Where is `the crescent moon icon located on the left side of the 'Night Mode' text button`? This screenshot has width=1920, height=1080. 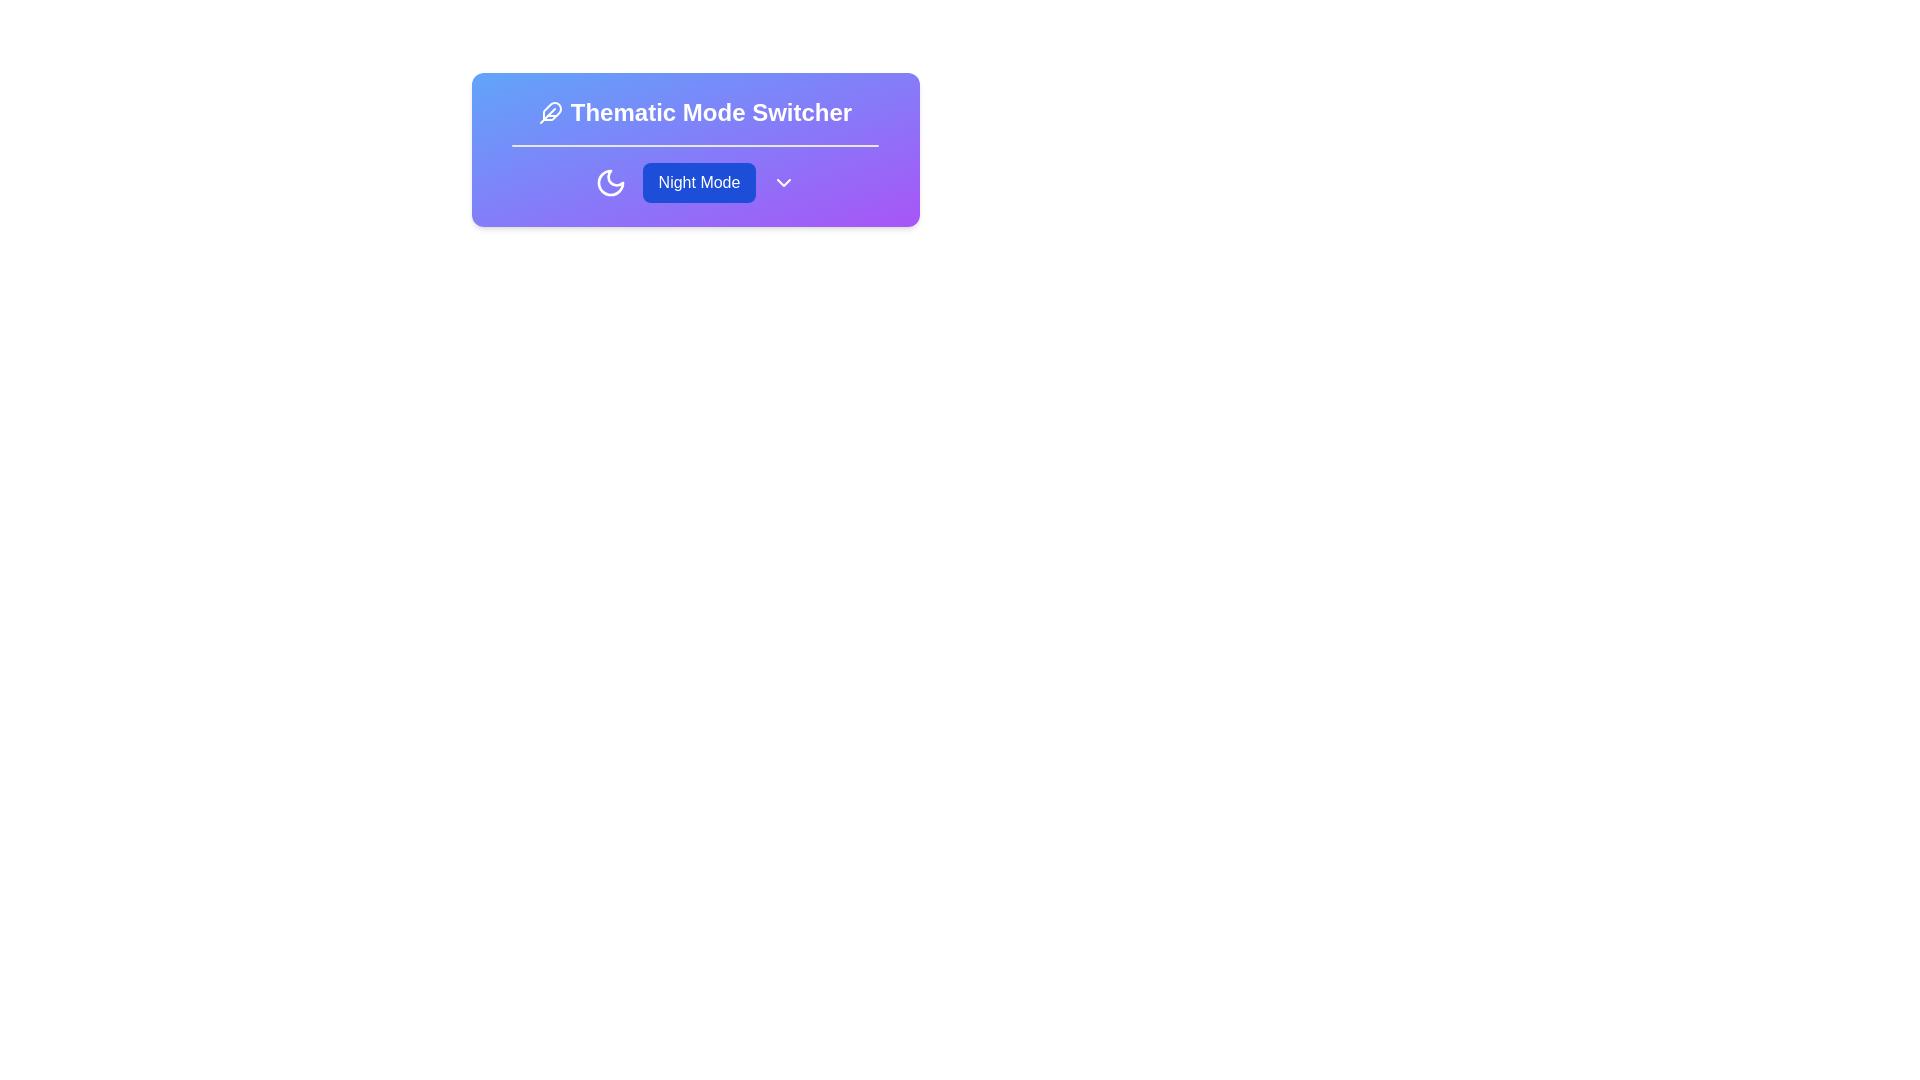
the crescent moon icon located on the left side of the 'Night Mode' text button is located at coordinates (609, 182).